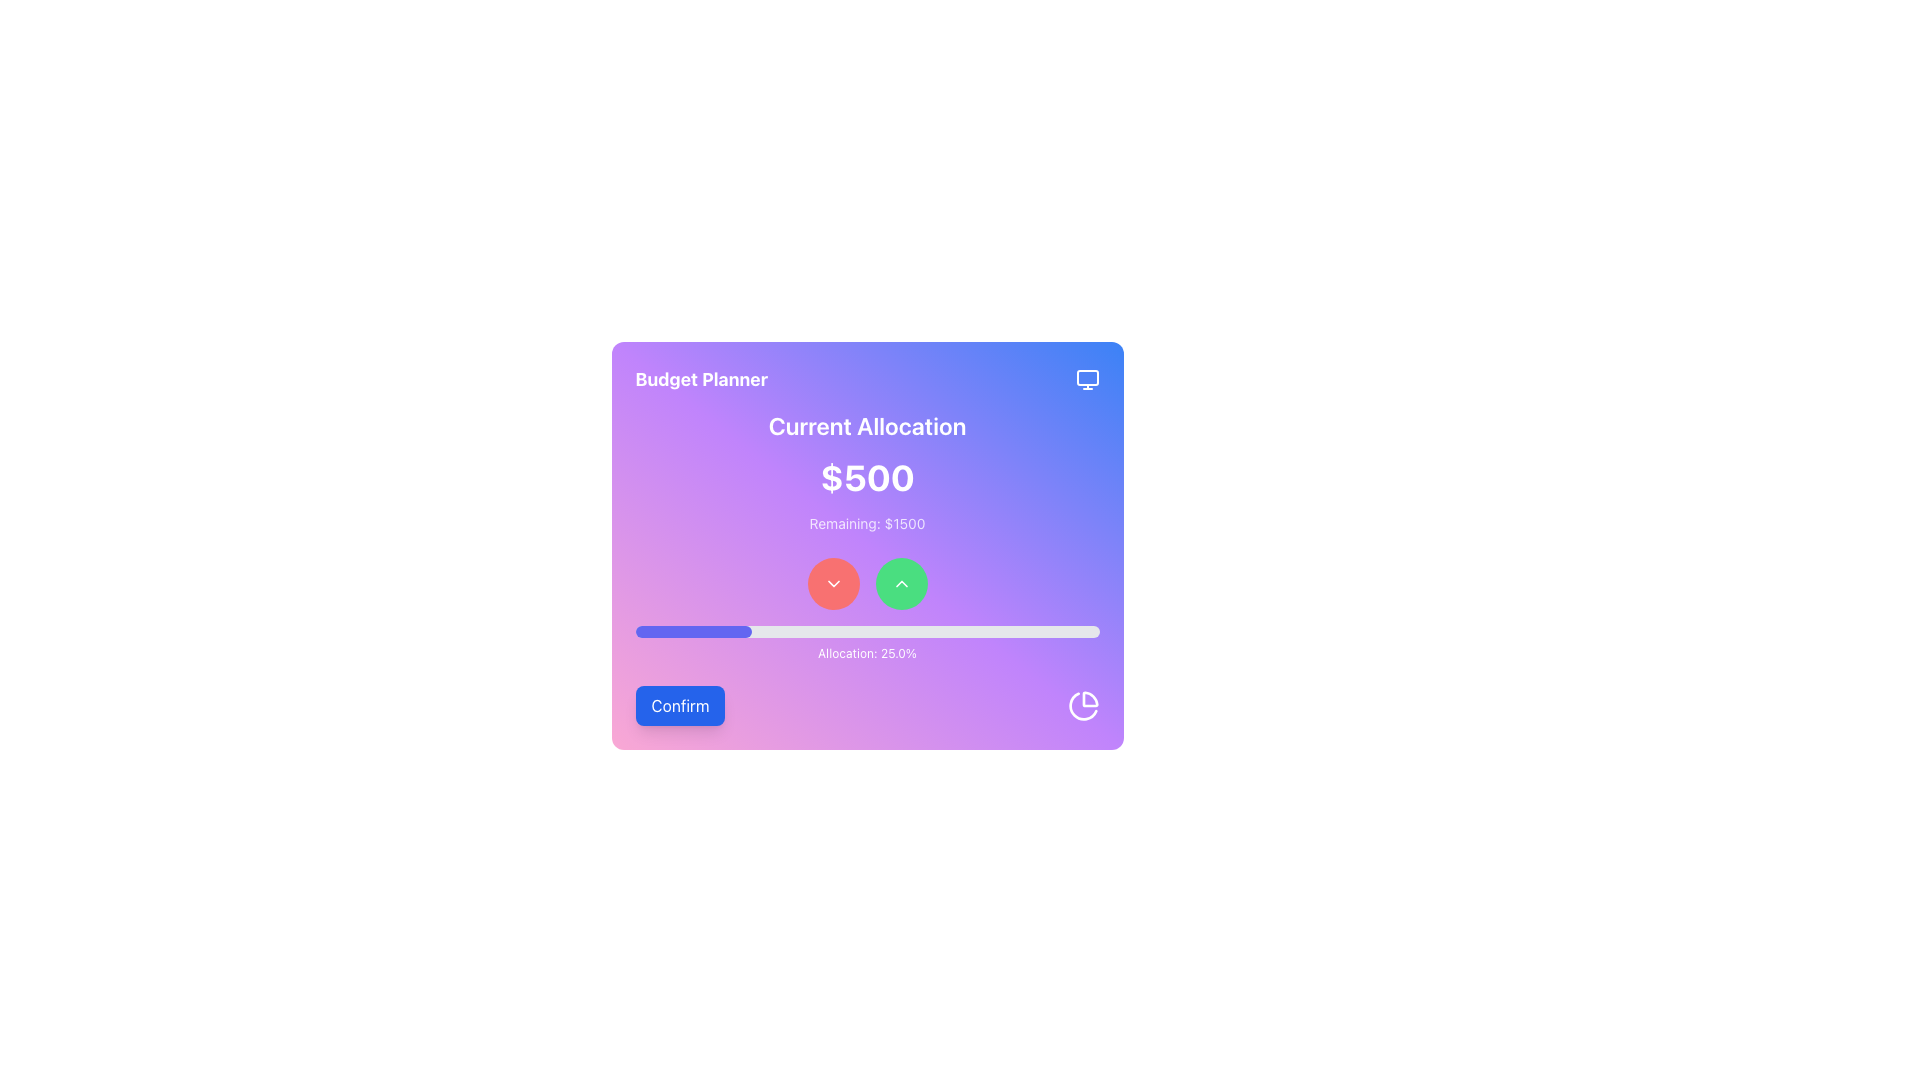  I want to click on the upward-pointing chevron icon button with a green background, so click(900, 583).